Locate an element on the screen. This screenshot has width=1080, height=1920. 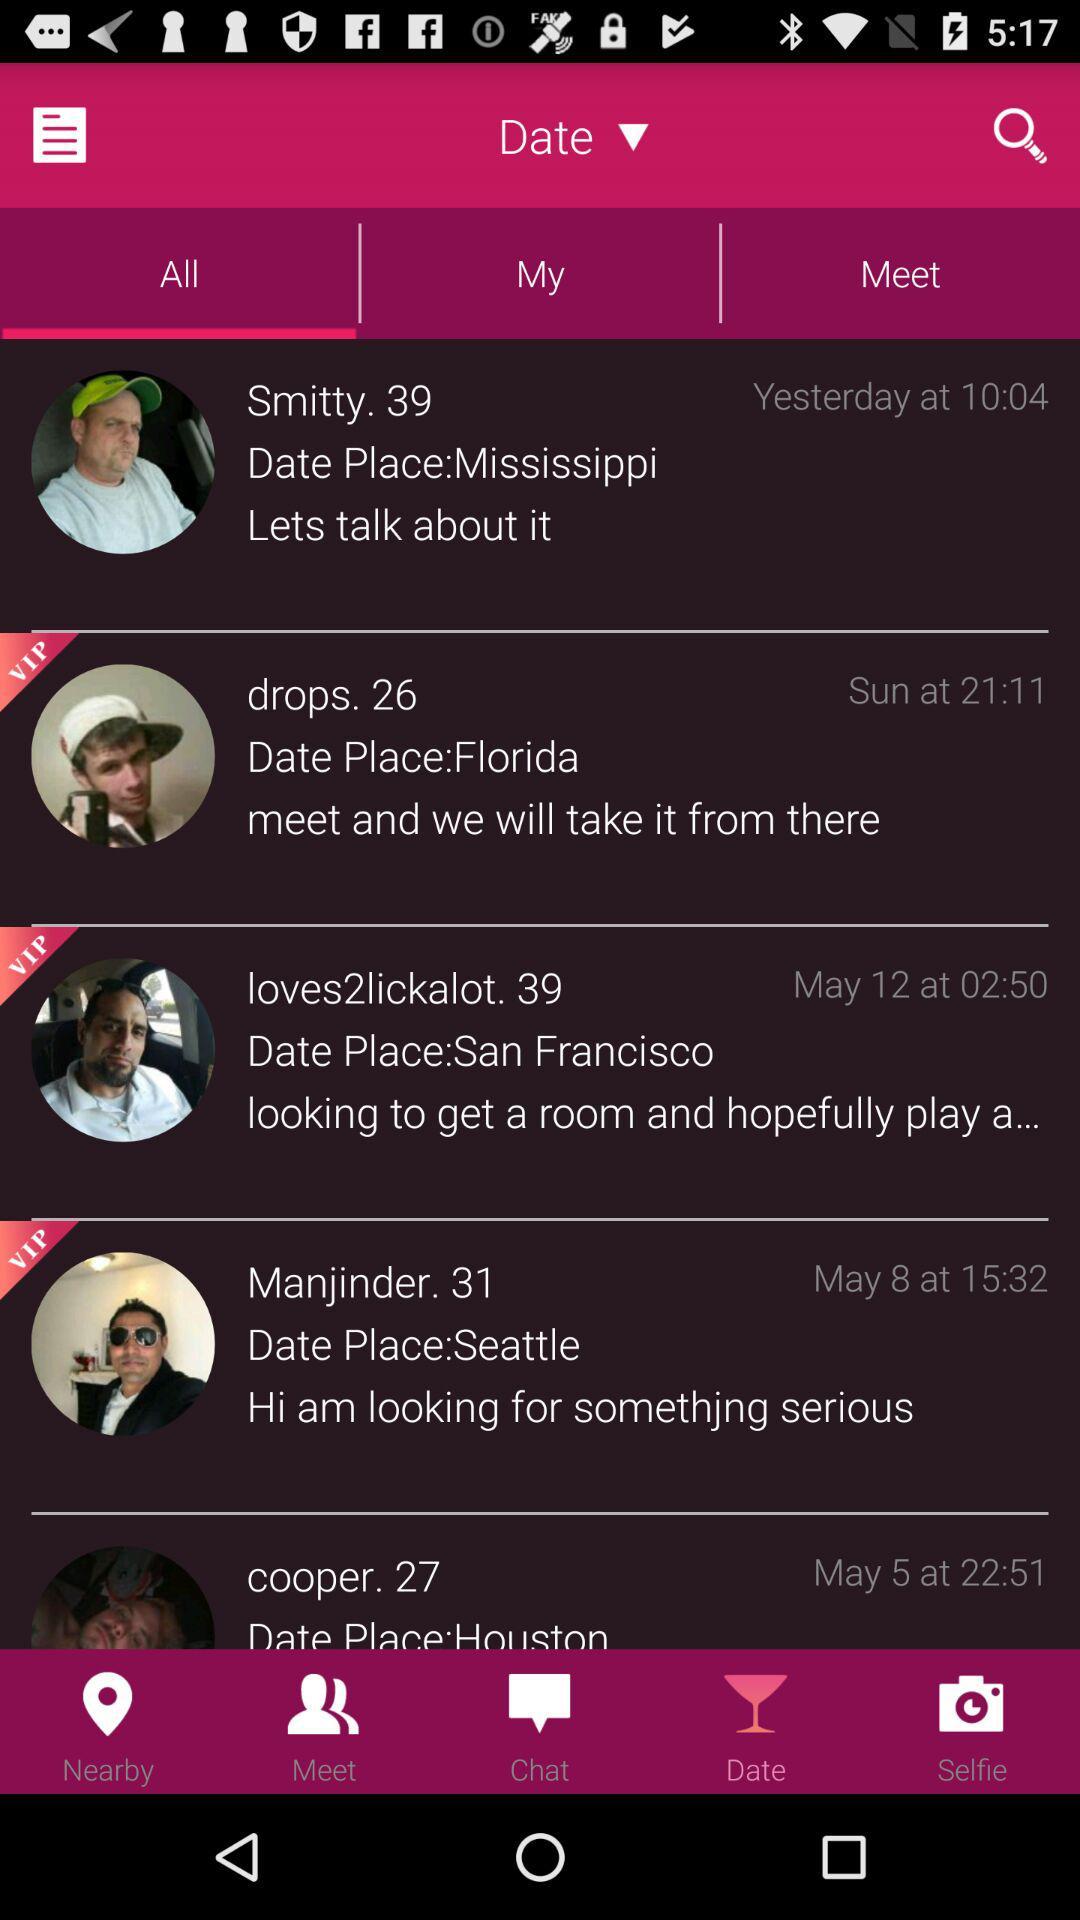
sort by date is located at coordinates (633, 134).